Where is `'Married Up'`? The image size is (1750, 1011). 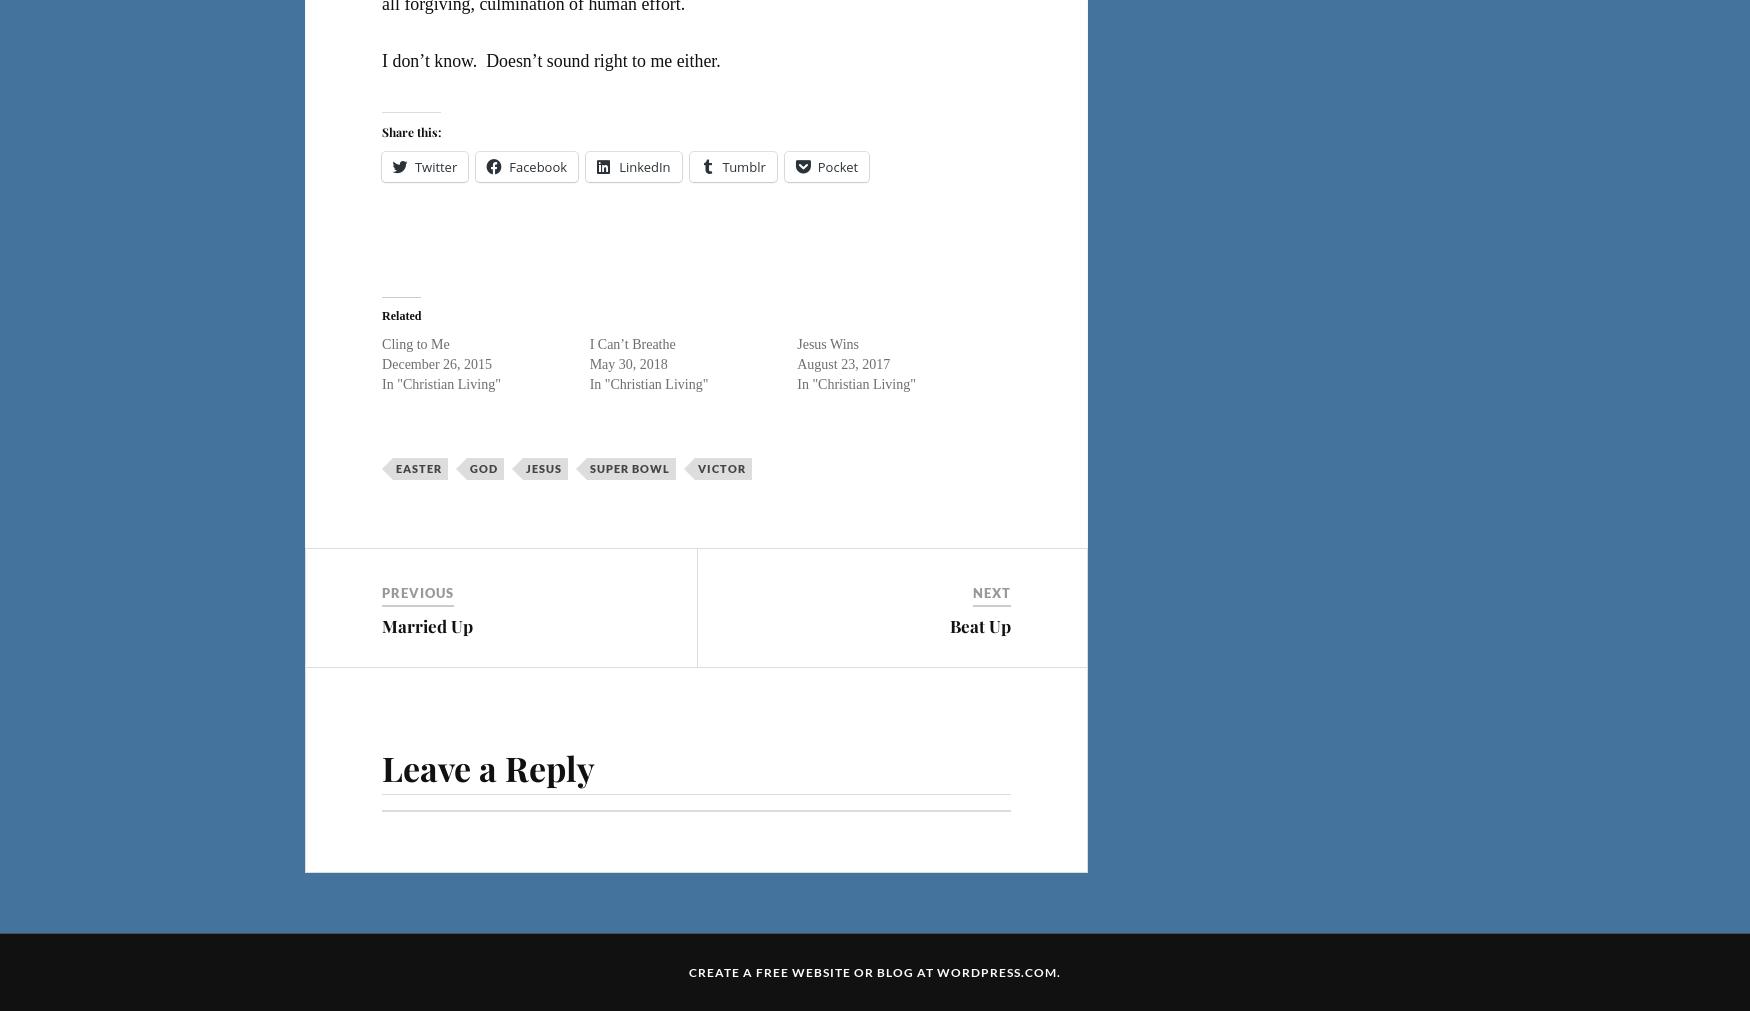 'Married Up' is located at coordinates (426, 626).